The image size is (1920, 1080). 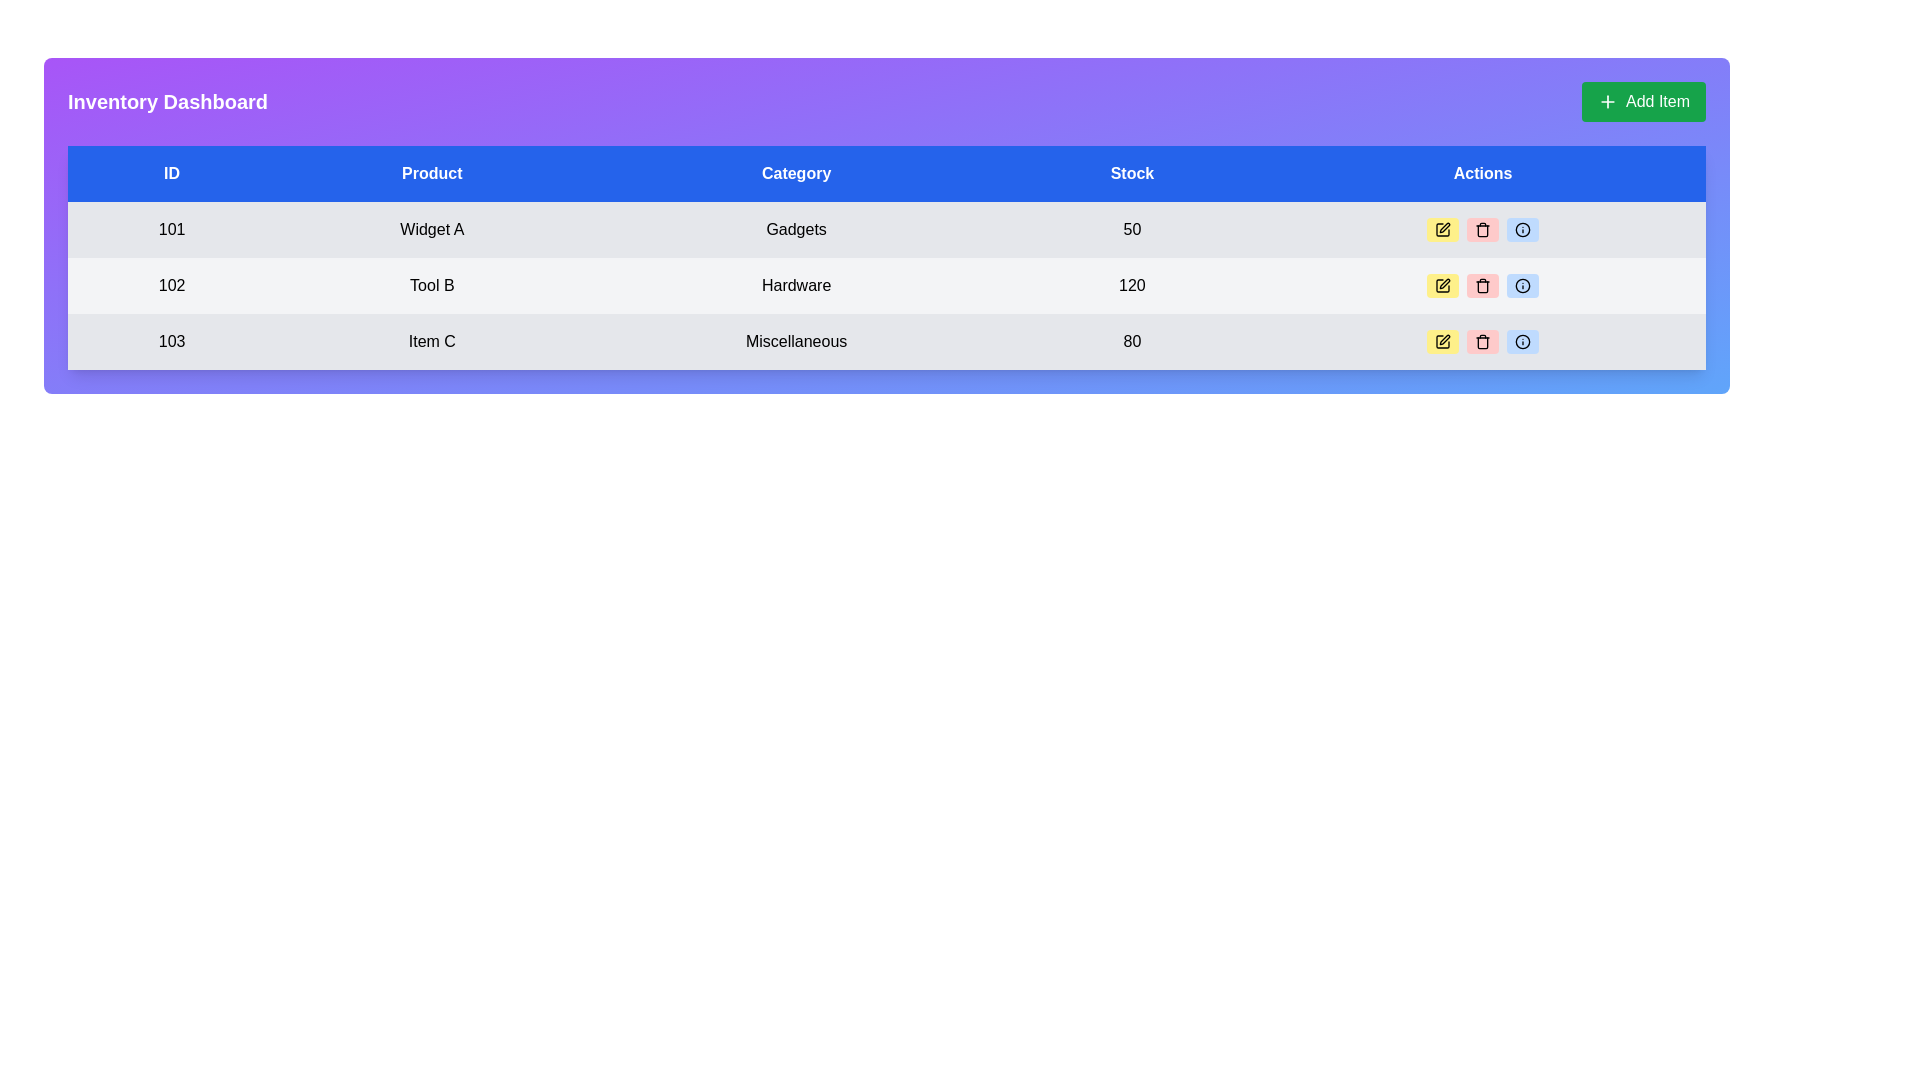 What do you see at coordinates (1443, 285) in the screenshot?
I see `the edit button with a yellow background and a pen icon, located in the third row of the 'Actions' column in the table` at bounding box center [1443, 285].